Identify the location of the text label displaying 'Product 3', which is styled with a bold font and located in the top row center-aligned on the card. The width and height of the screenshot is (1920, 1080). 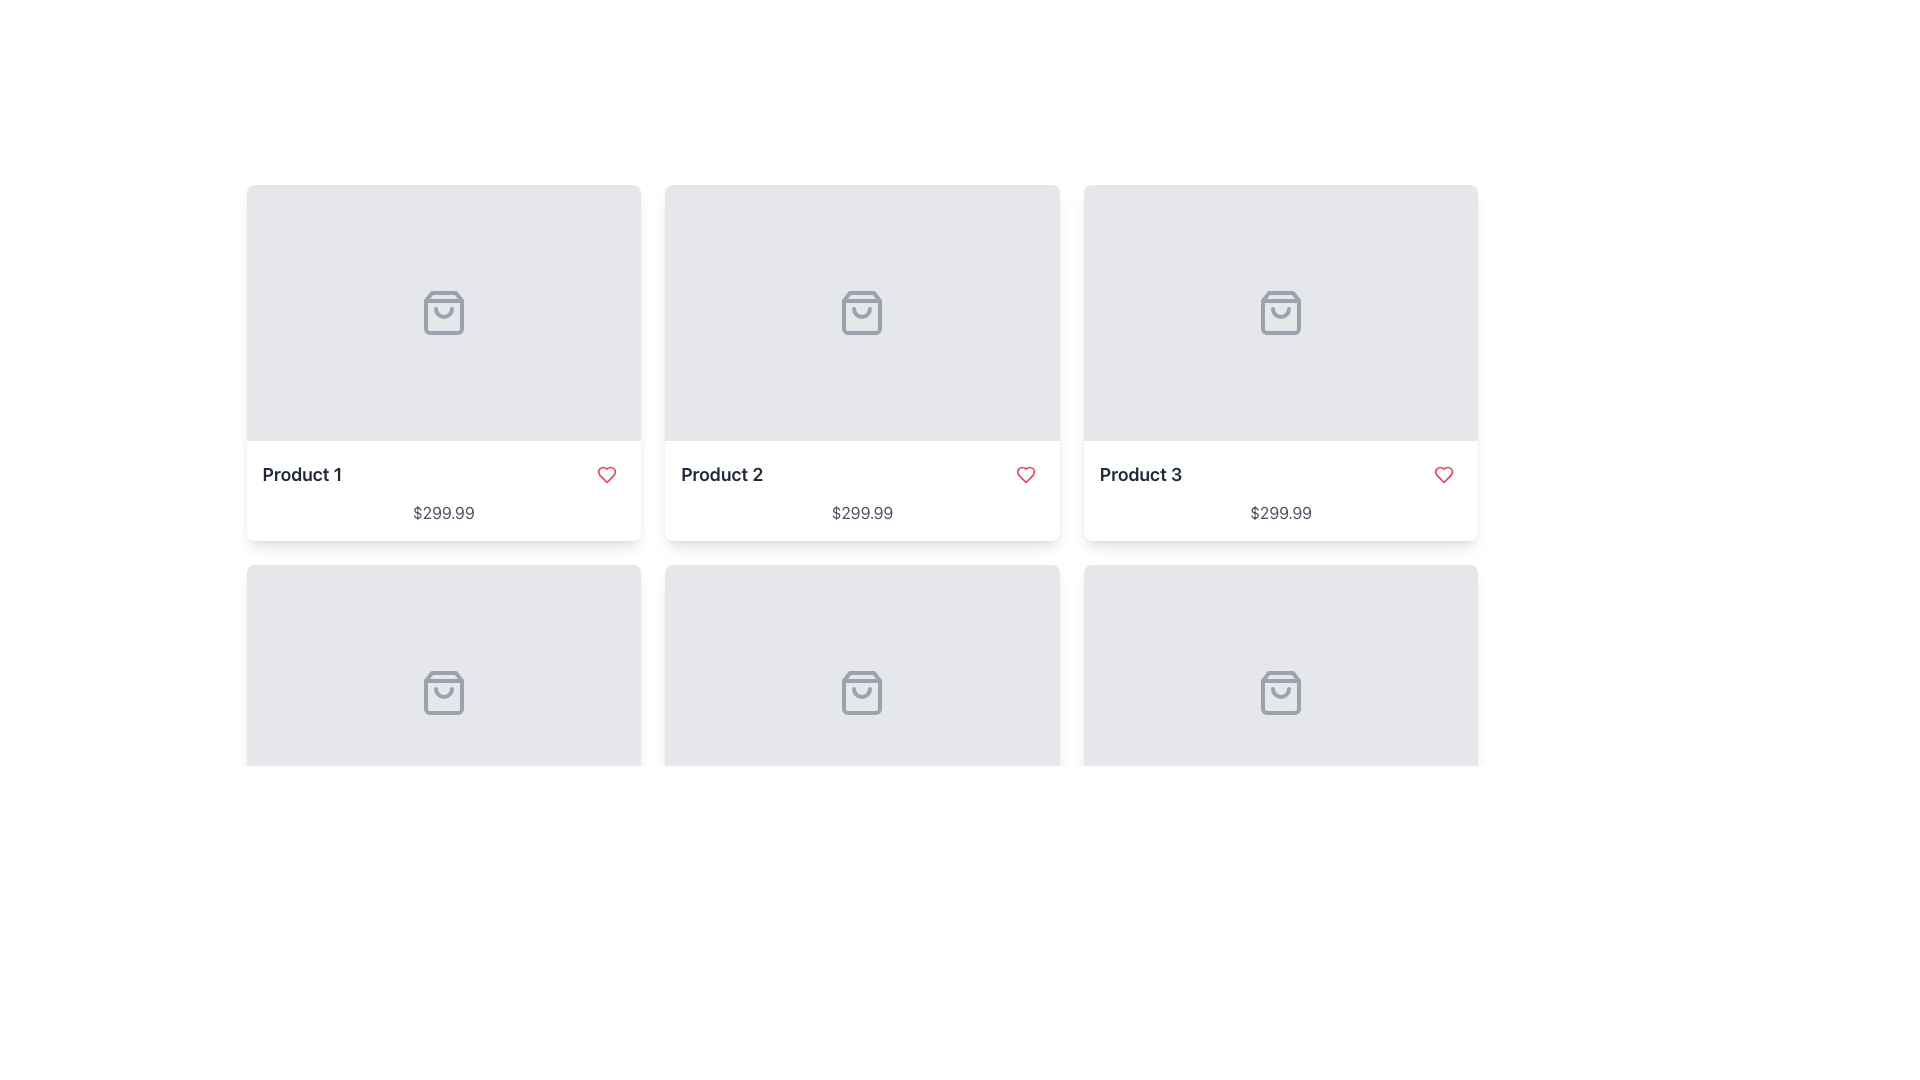
(1141, 474).